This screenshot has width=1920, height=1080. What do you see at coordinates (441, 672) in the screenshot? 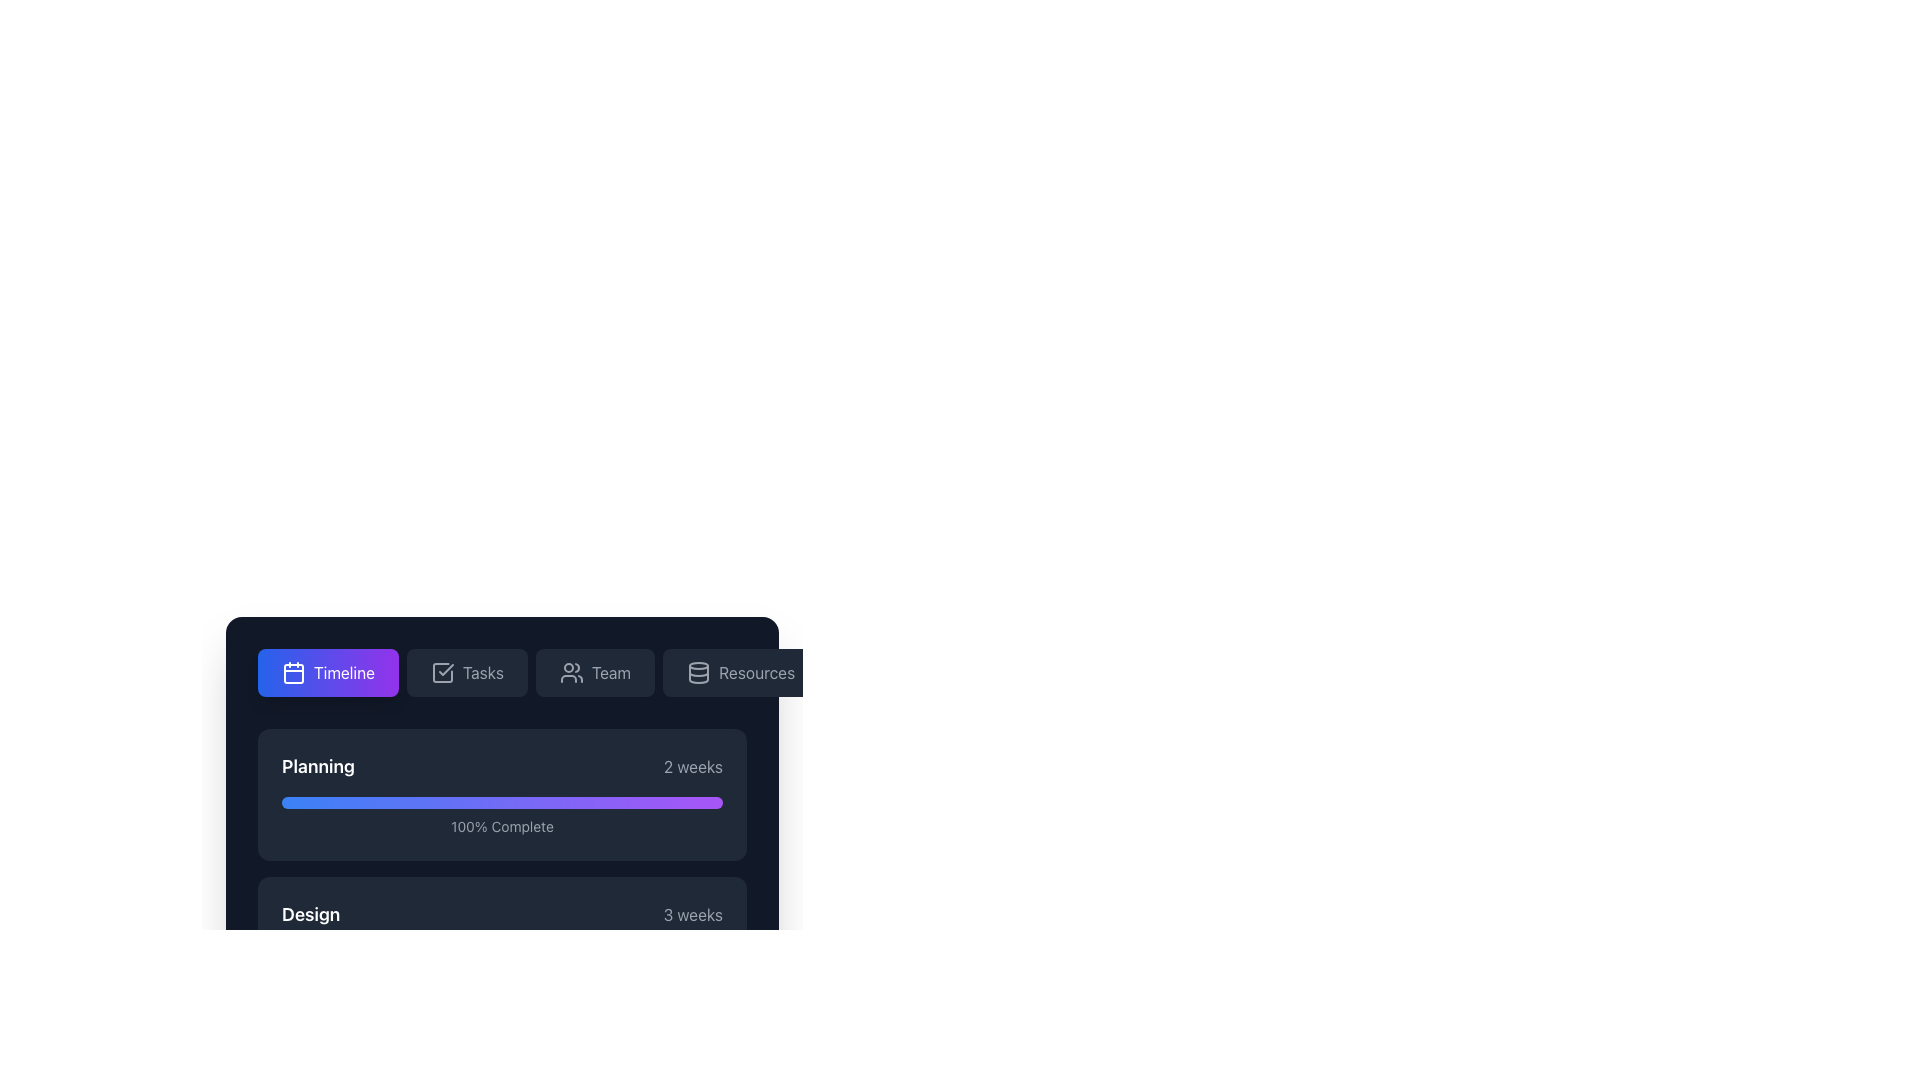
I see `the 'Tasks' button/icon located in the top section of the interface, which is the second item from the left` at bounding box center [441, 672].